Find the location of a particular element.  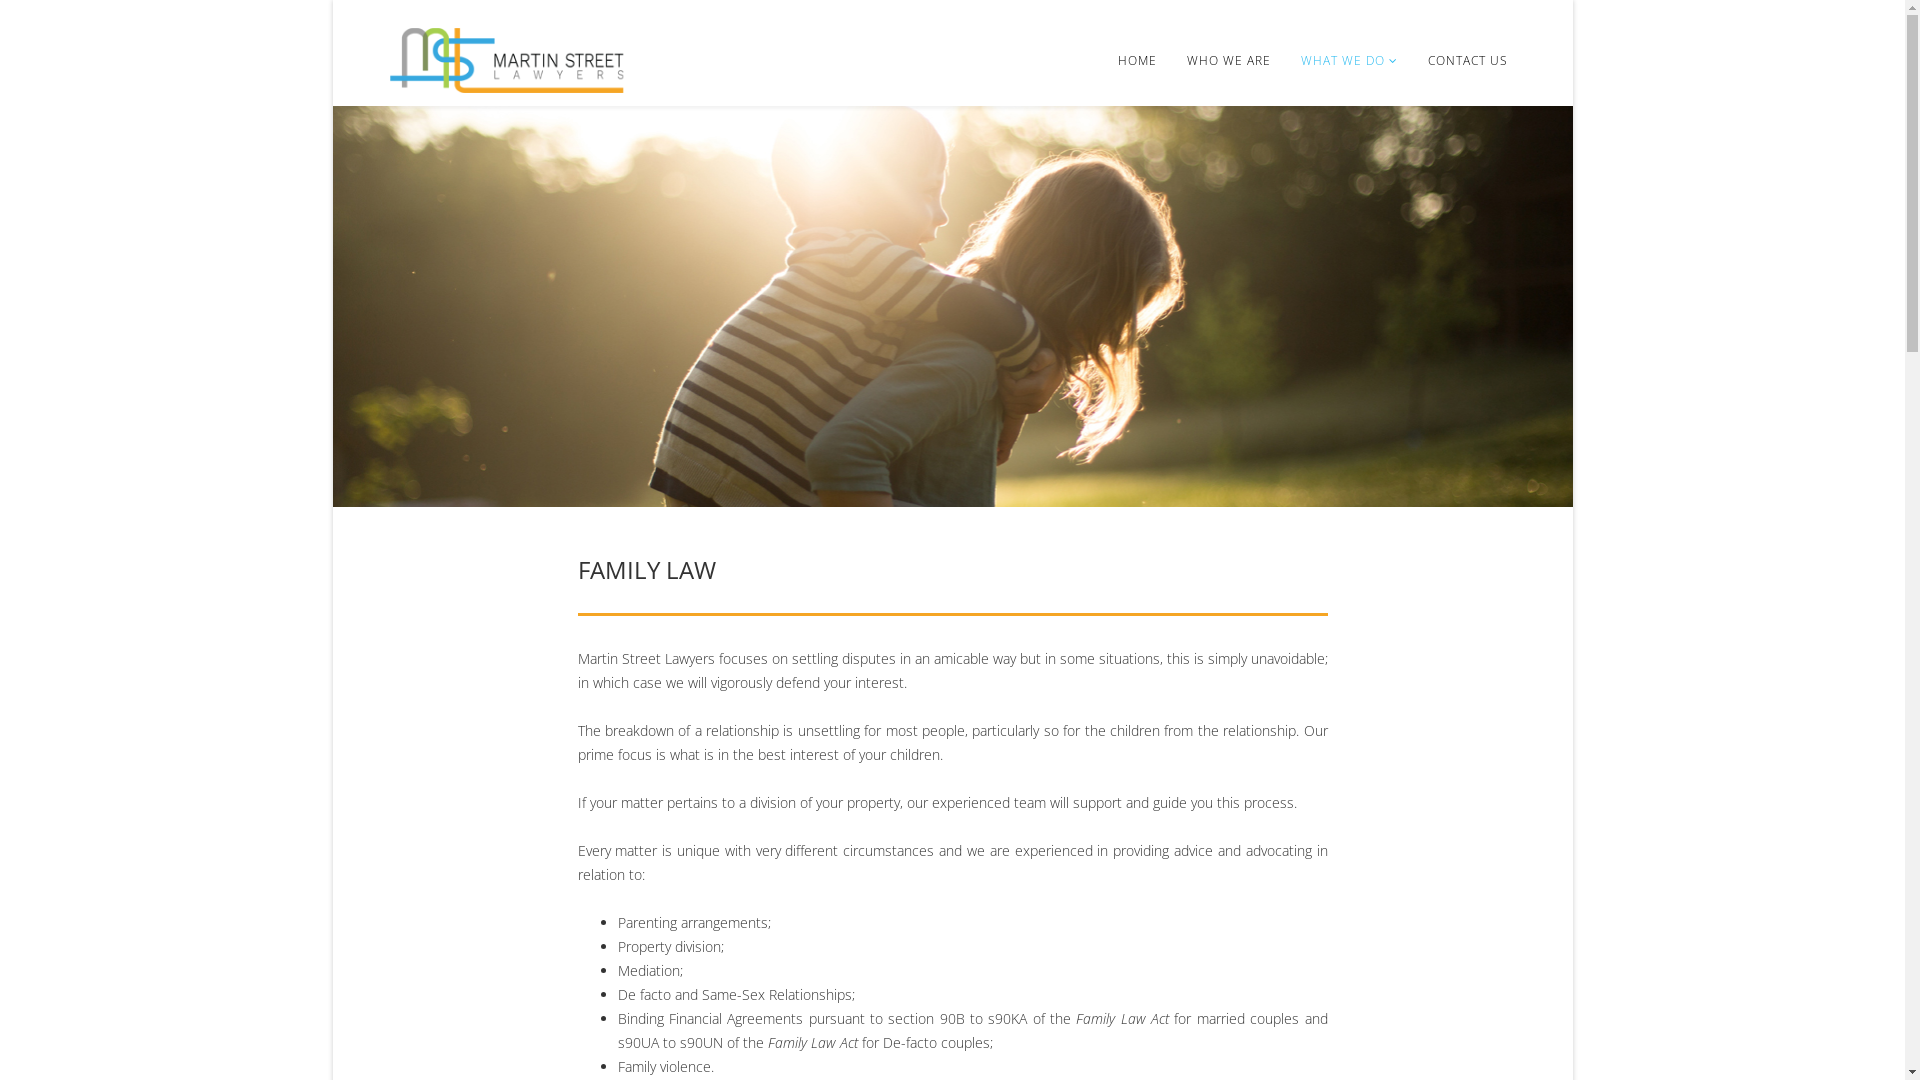

'WHAT WE DO' is located at coordinates (1286, 60).